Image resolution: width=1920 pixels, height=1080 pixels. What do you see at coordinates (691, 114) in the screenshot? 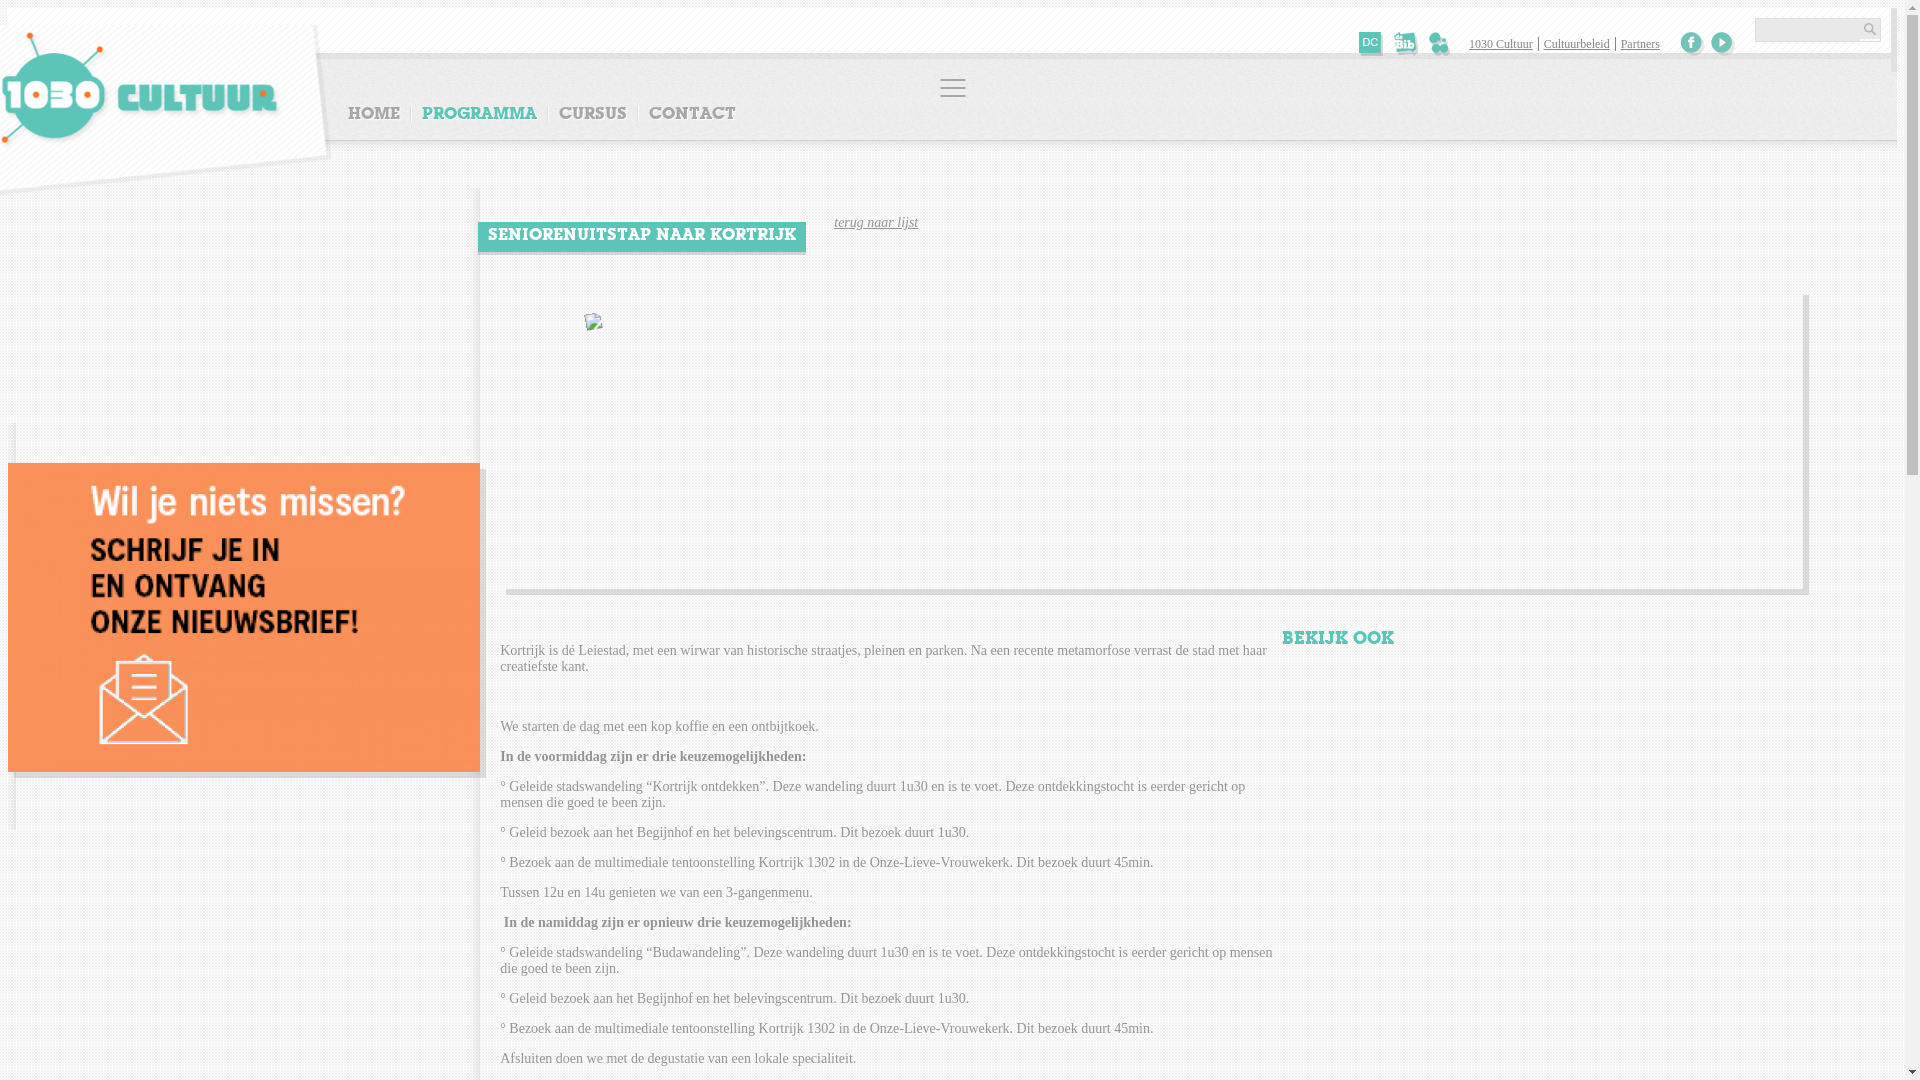
I see `'CONTACT'` at bounding box center [691, 114].